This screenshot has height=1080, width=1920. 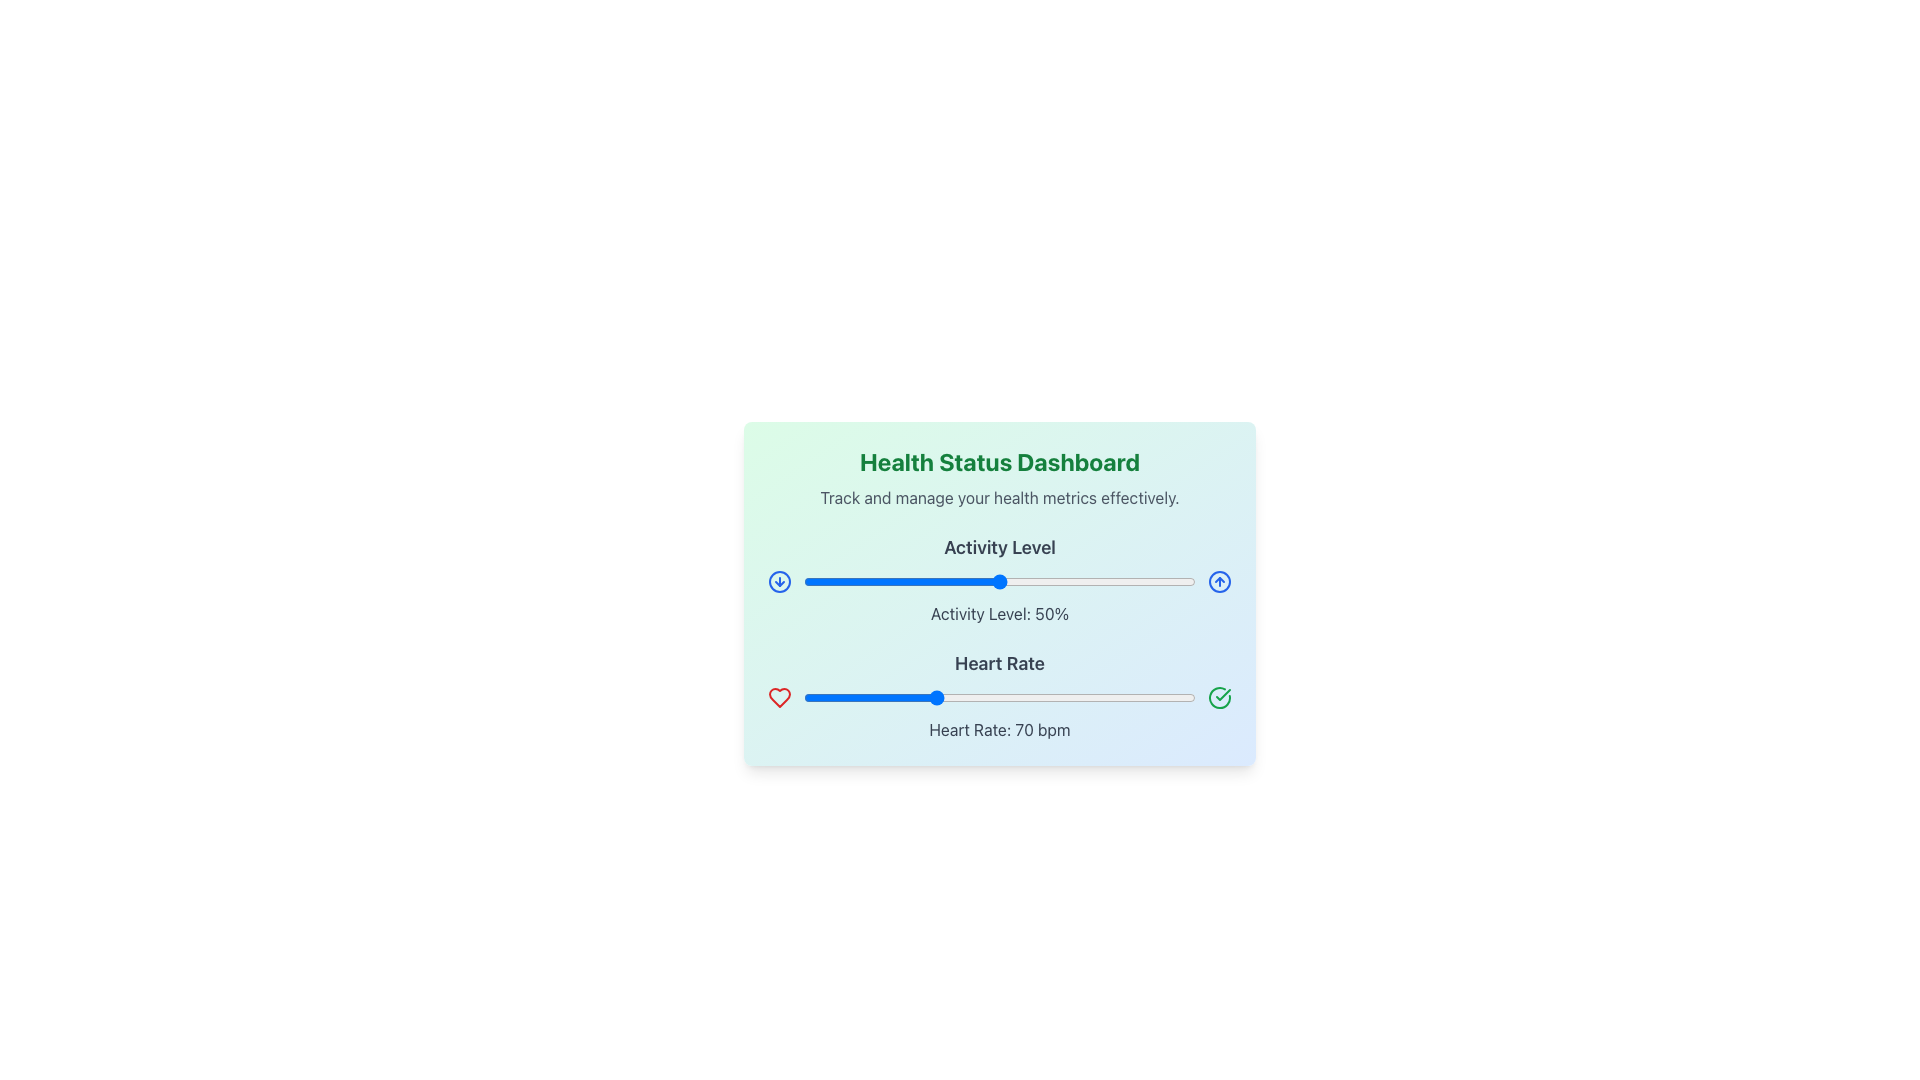 I want to click on heart rate, so click(x=1022, y=697).